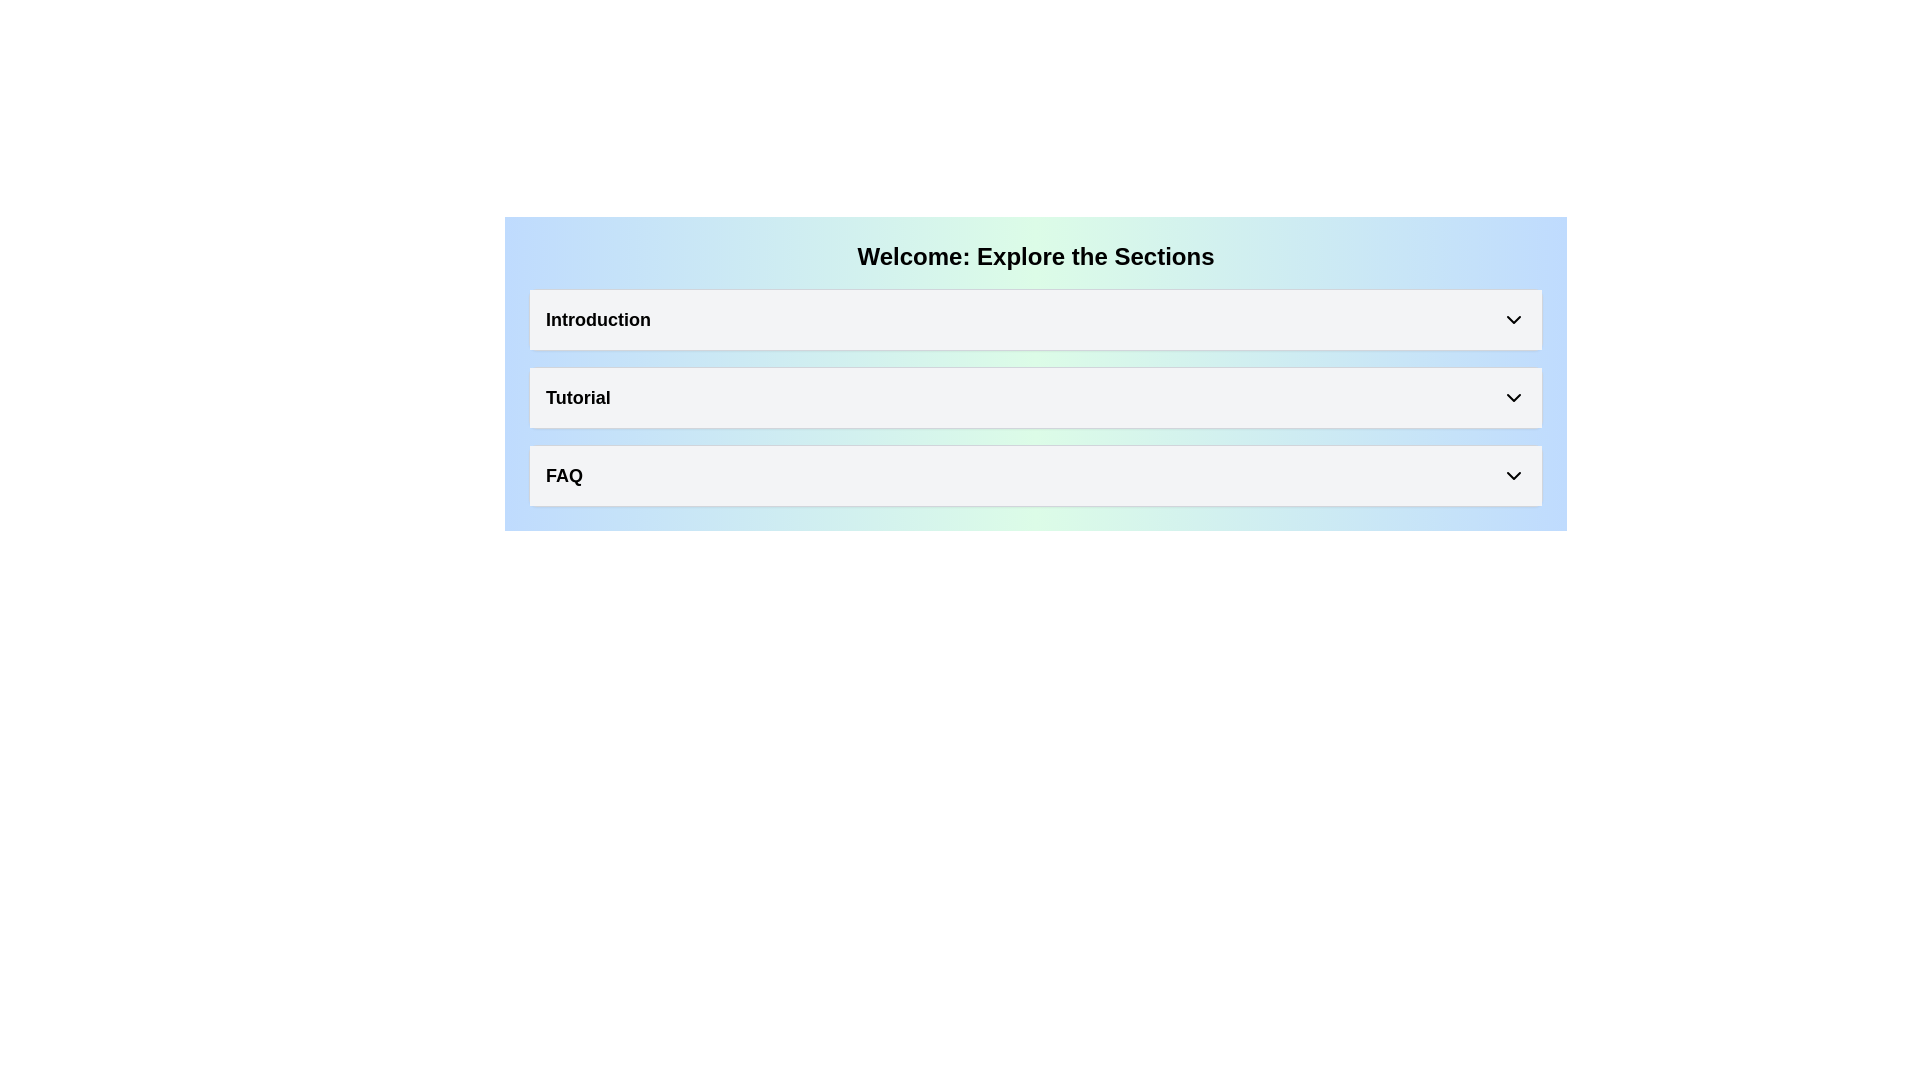 Image resolution: width=1920 pixels, height=1080 pixels. What do you see at coordinates (1036, 475) in the screenshot?
I see `the Collapsible Section Header labeled 'FAQ' using keyboard focus` at bounding box center [1036, 475].